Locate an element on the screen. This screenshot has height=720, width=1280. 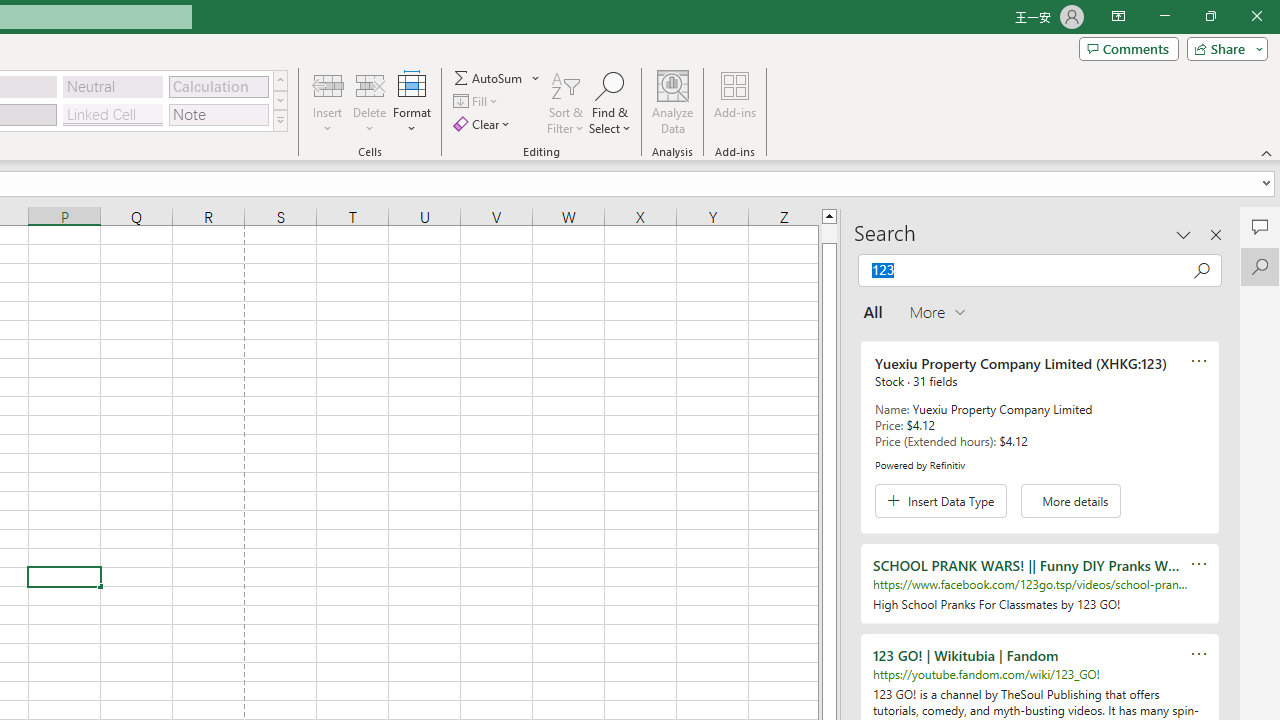
'Insert Cells' is located at coordinates (328, 84).